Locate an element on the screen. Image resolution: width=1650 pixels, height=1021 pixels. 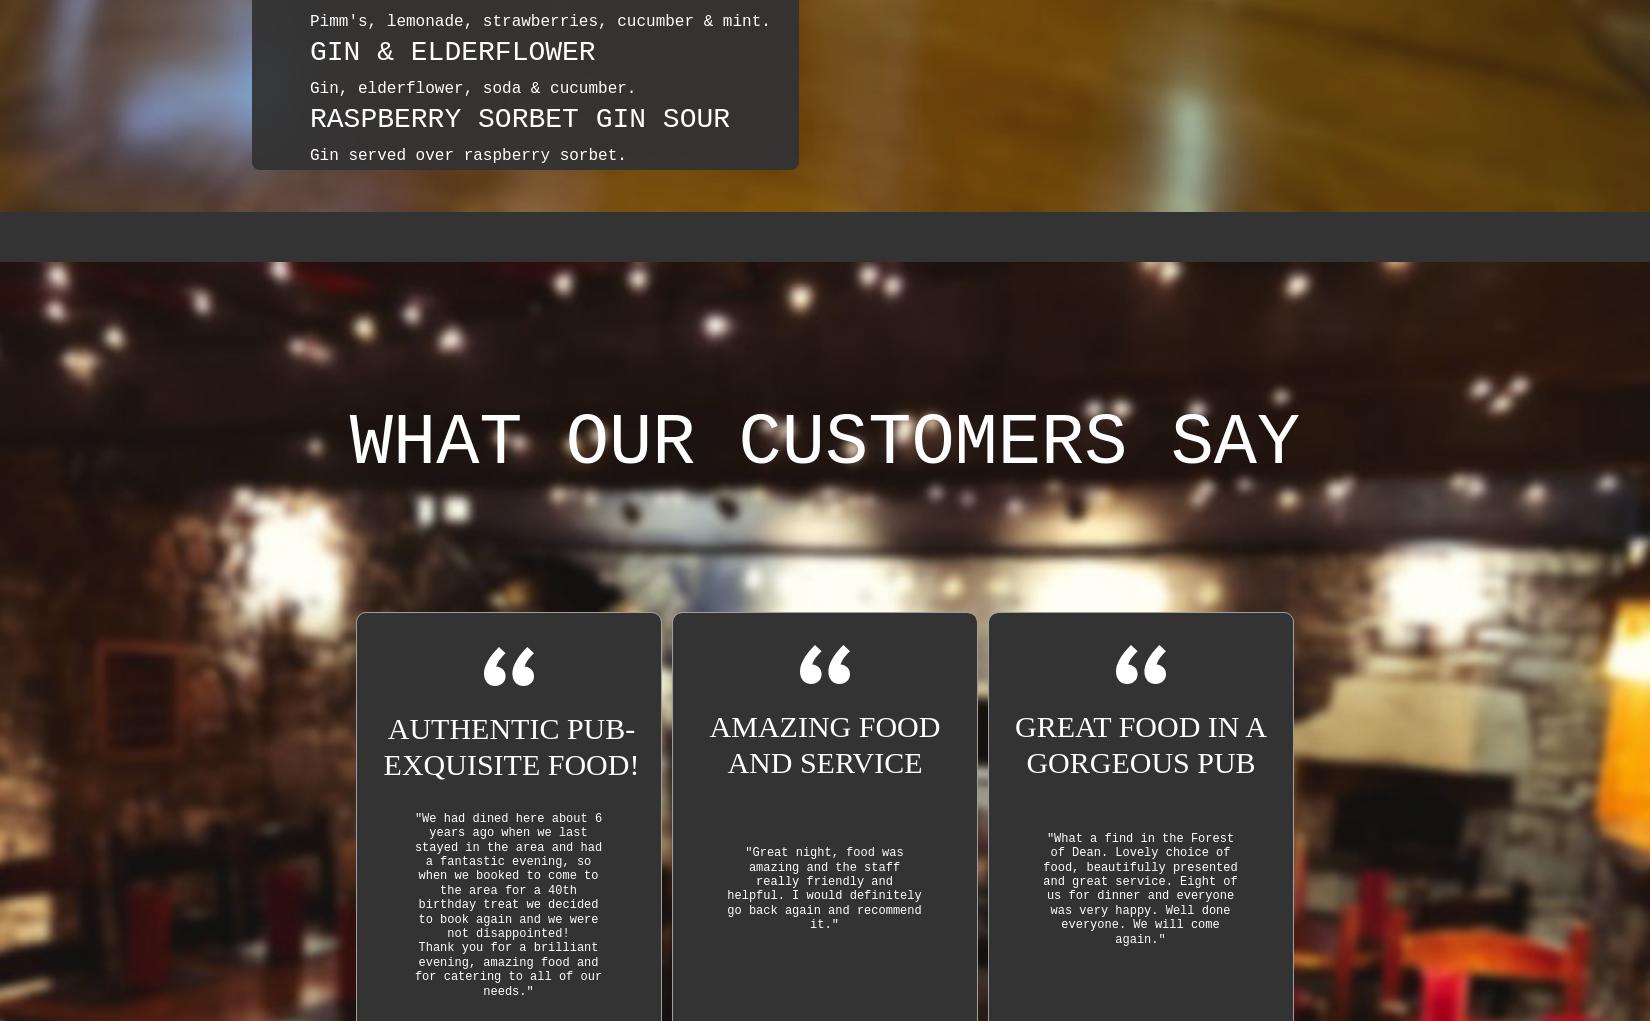
'AUTHENTIC PUB-EXQUISITE FOOD!' is located at coordinates (510, 744).